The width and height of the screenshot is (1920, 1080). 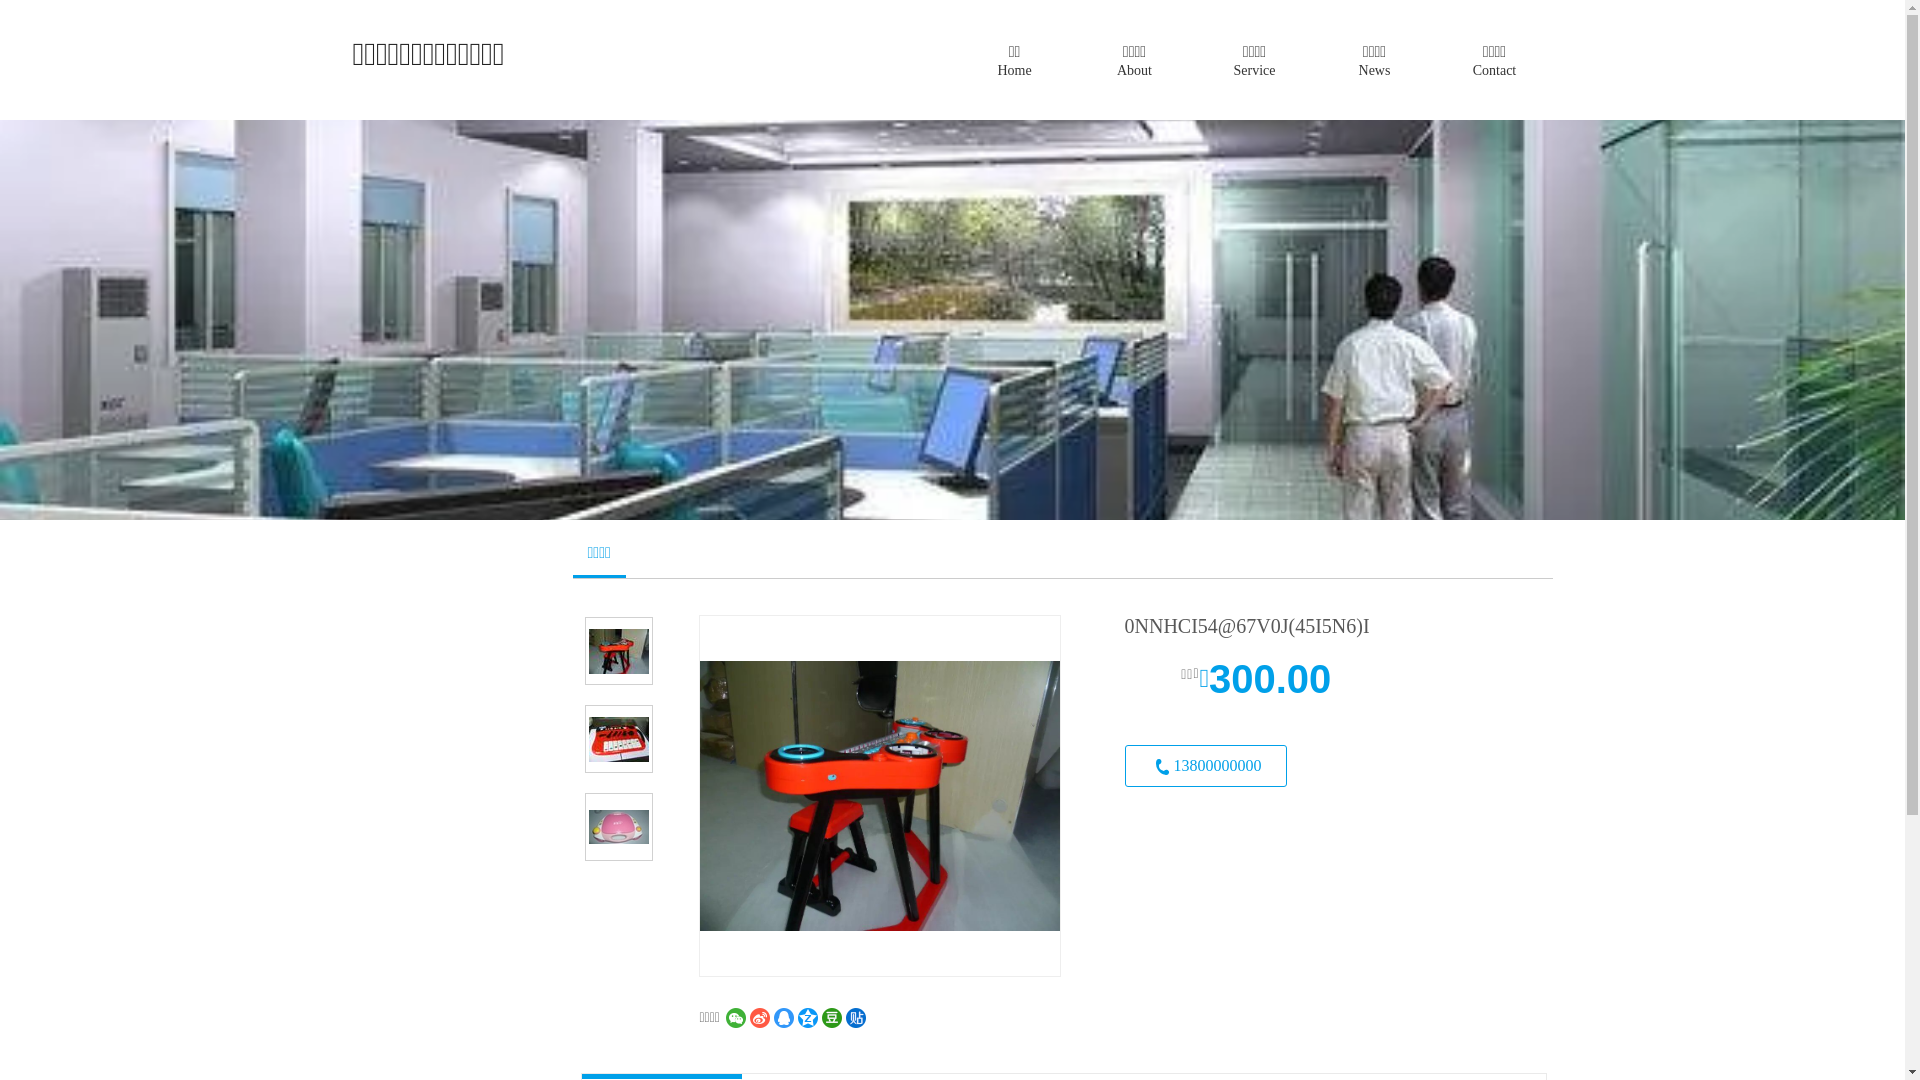 What do you see at coordinates (1203, 765) in the screenshot?
I see `'13800000000'` at bounding box center [1203, 765].